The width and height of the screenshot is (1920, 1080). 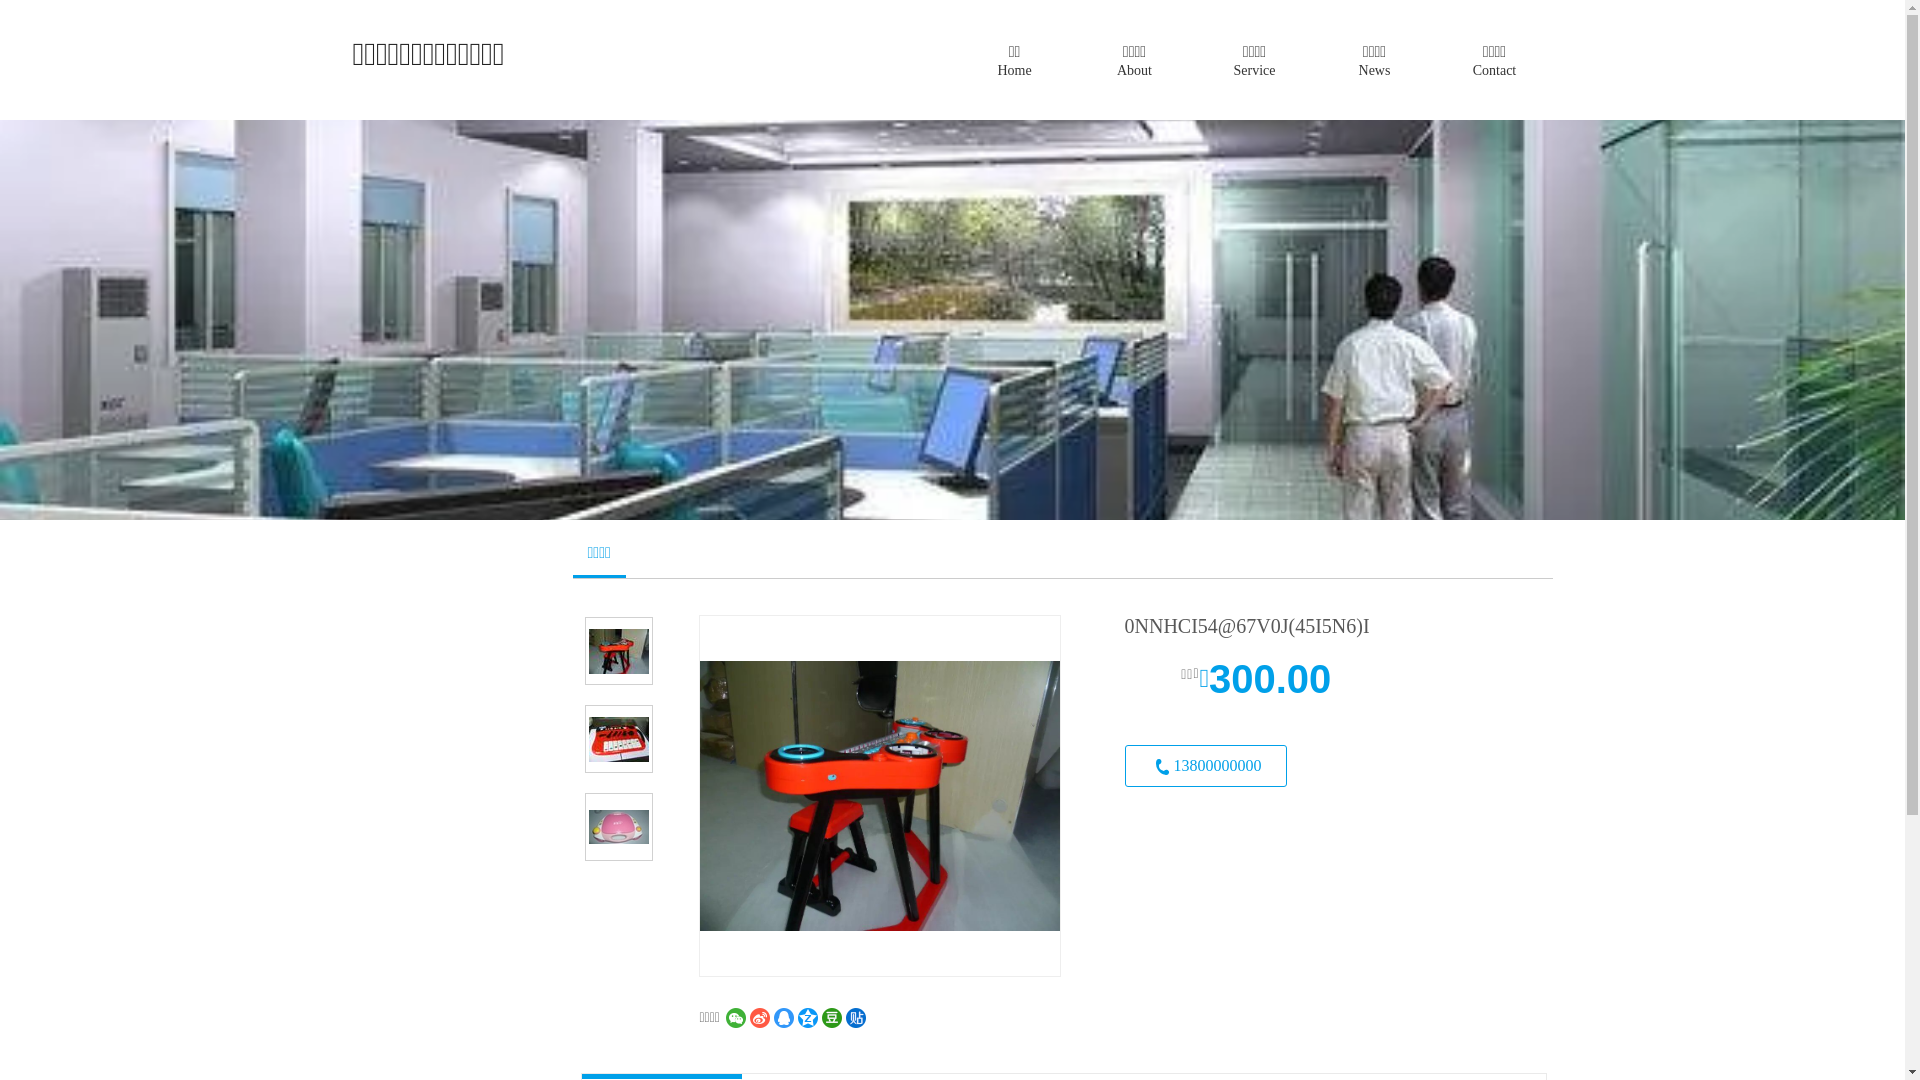 What do you see at coordinates (1203, 765) in the screenshot?
I see `'13800000000'` at bounding box center [1203, 765].